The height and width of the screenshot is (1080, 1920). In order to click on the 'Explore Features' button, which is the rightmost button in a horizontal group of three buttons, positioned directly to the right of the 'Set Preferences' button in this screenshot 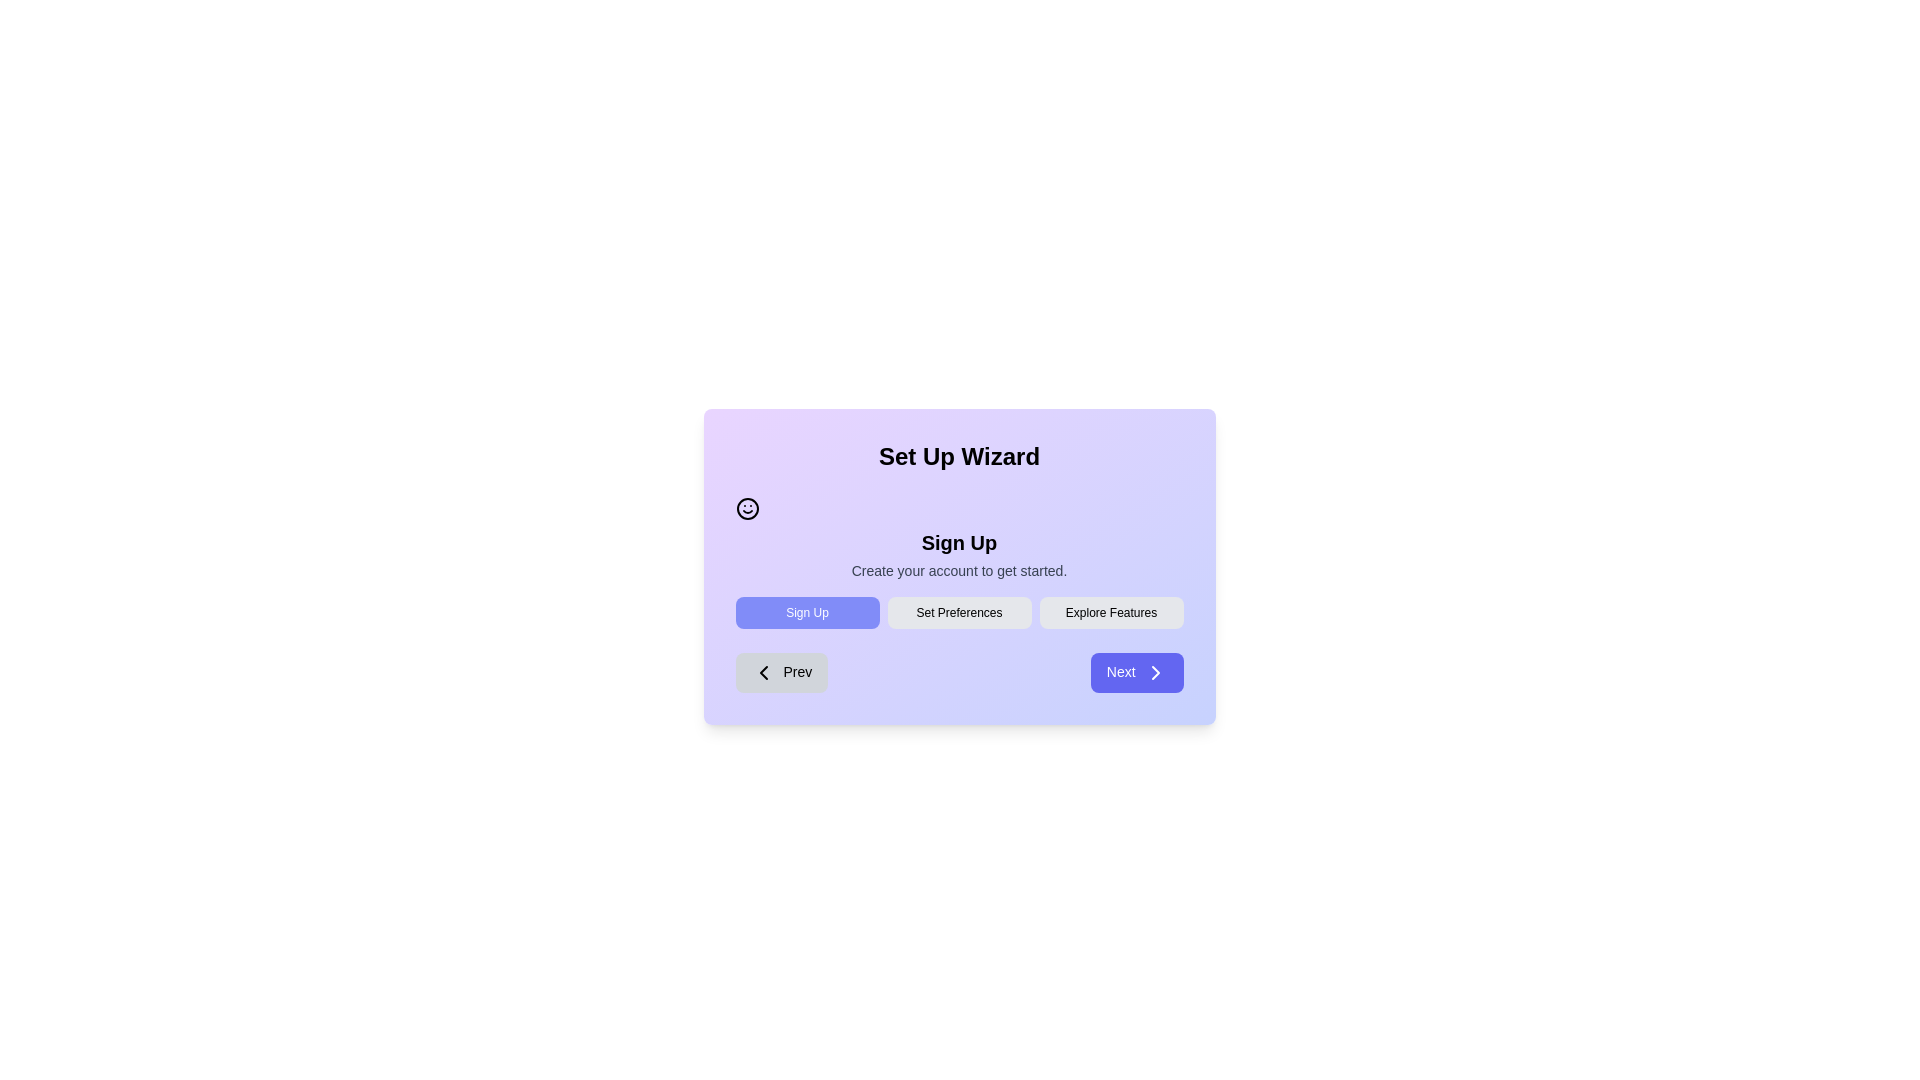, I will do `click(1110, 612)`.